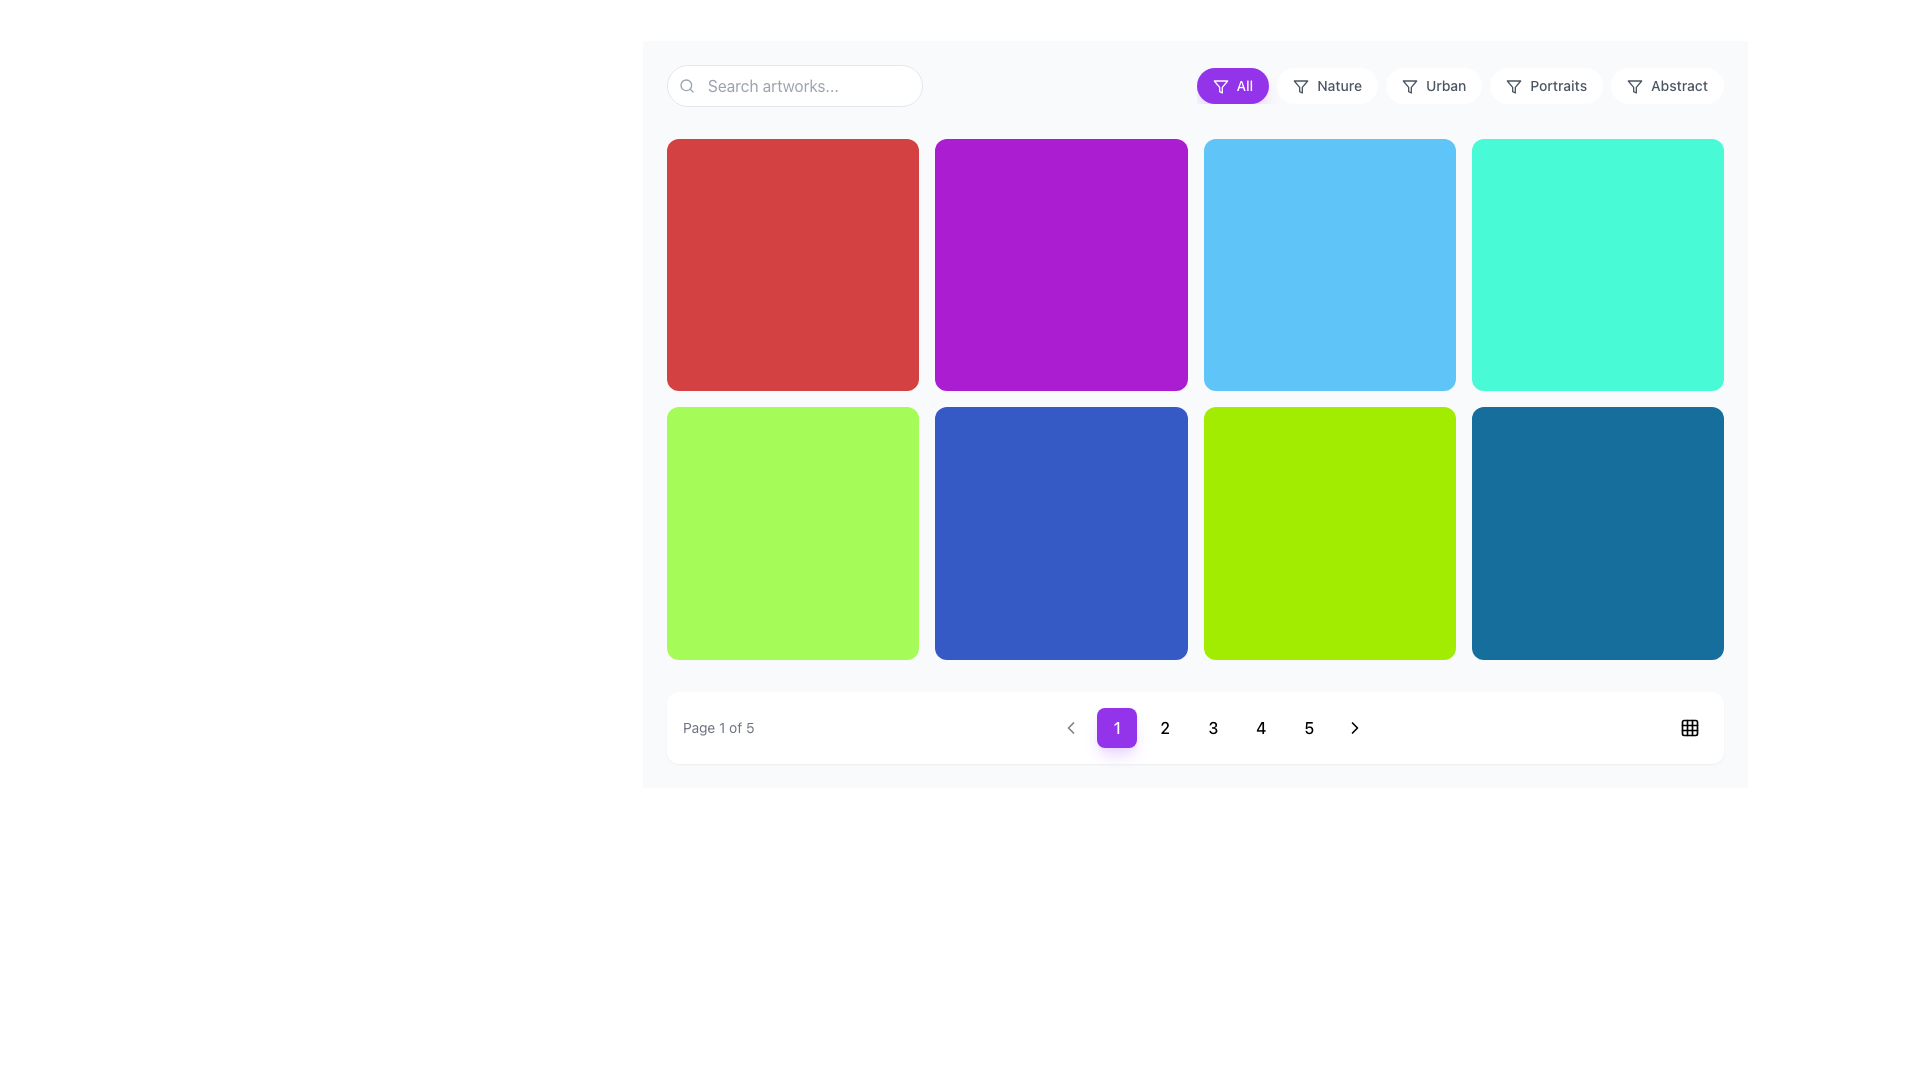  I want to click on the filter button for 'Abstract' content located at the top of the page, positioned between 'Portraits' and the end of the filter list, so click(1667, 84).